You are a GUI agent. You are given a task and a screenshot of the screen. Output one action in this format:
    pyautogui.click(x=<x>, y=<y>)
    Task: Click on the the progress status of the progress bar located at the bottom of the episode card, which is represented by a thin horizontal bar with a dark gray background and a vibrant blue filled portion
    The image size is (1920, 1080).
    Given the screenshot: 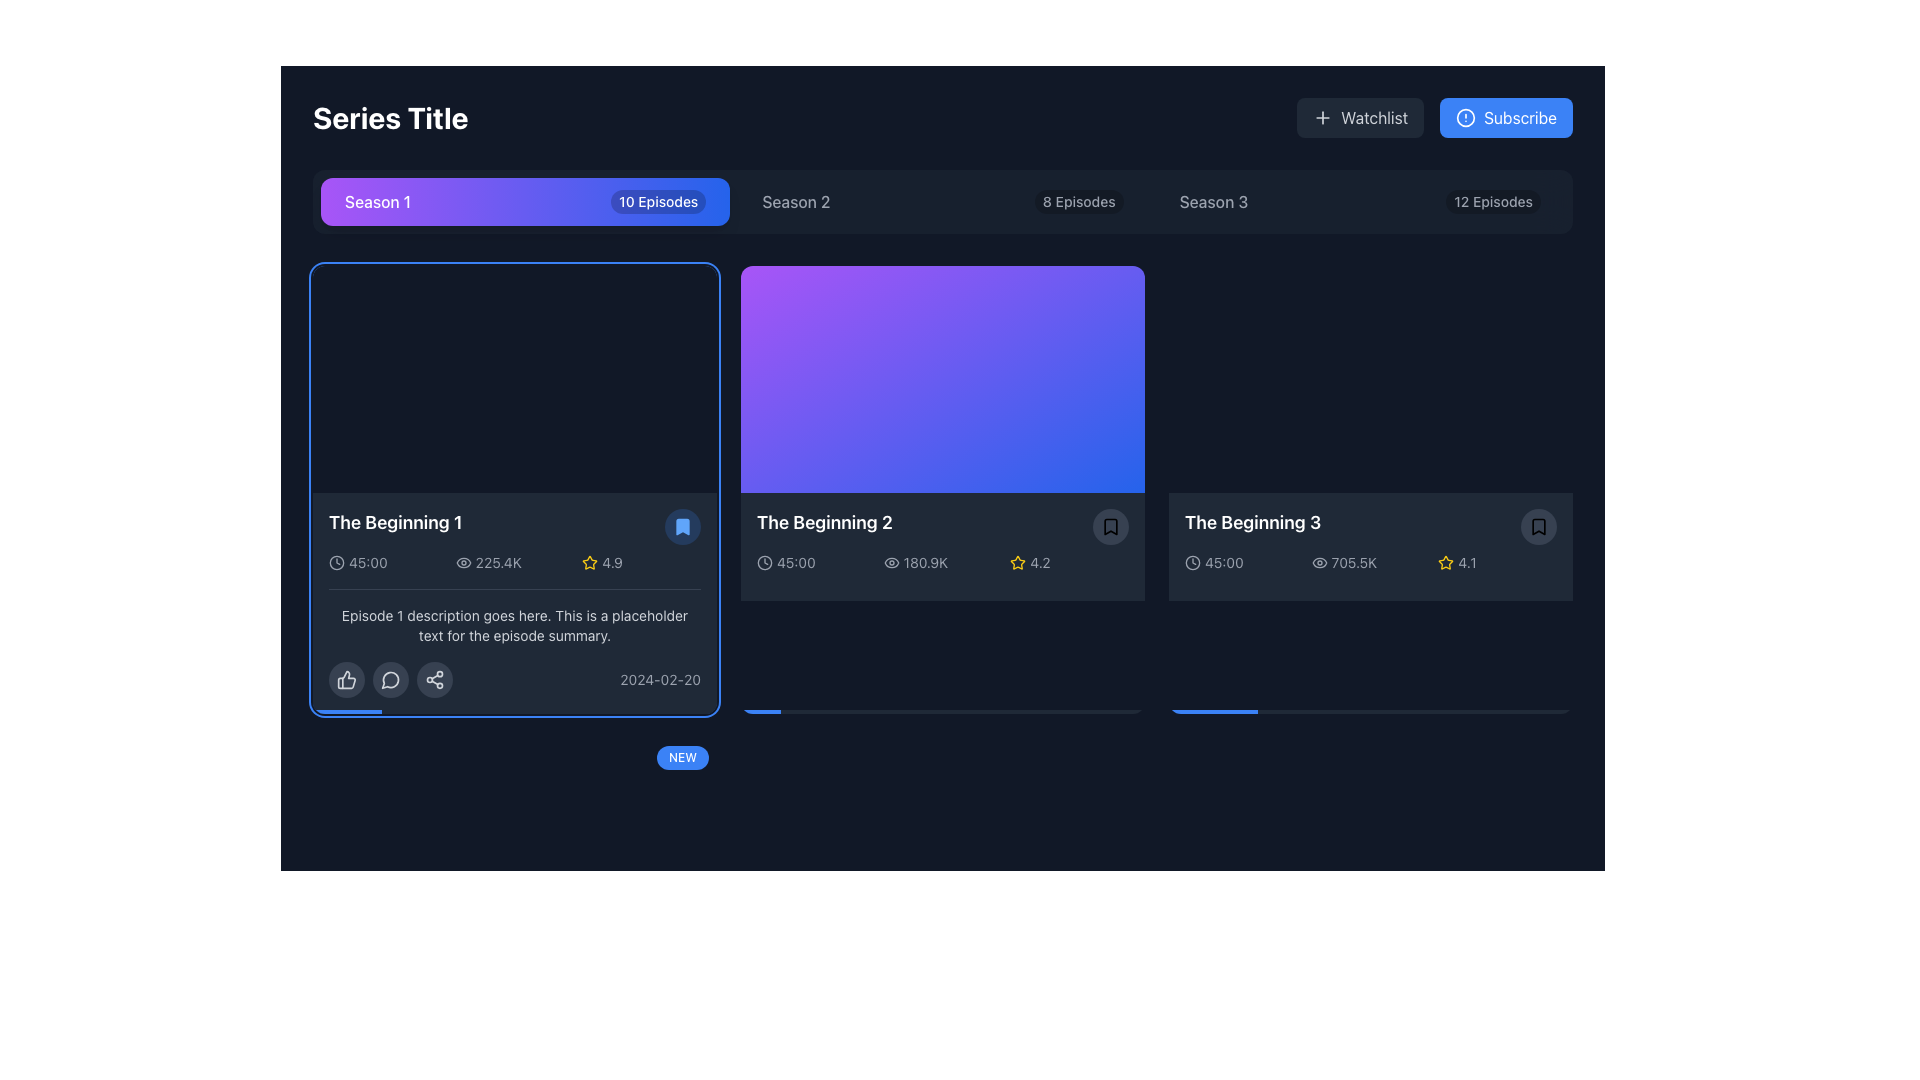 What is the action you would take?
    pyautogui.click(x=514, y=1070)
    